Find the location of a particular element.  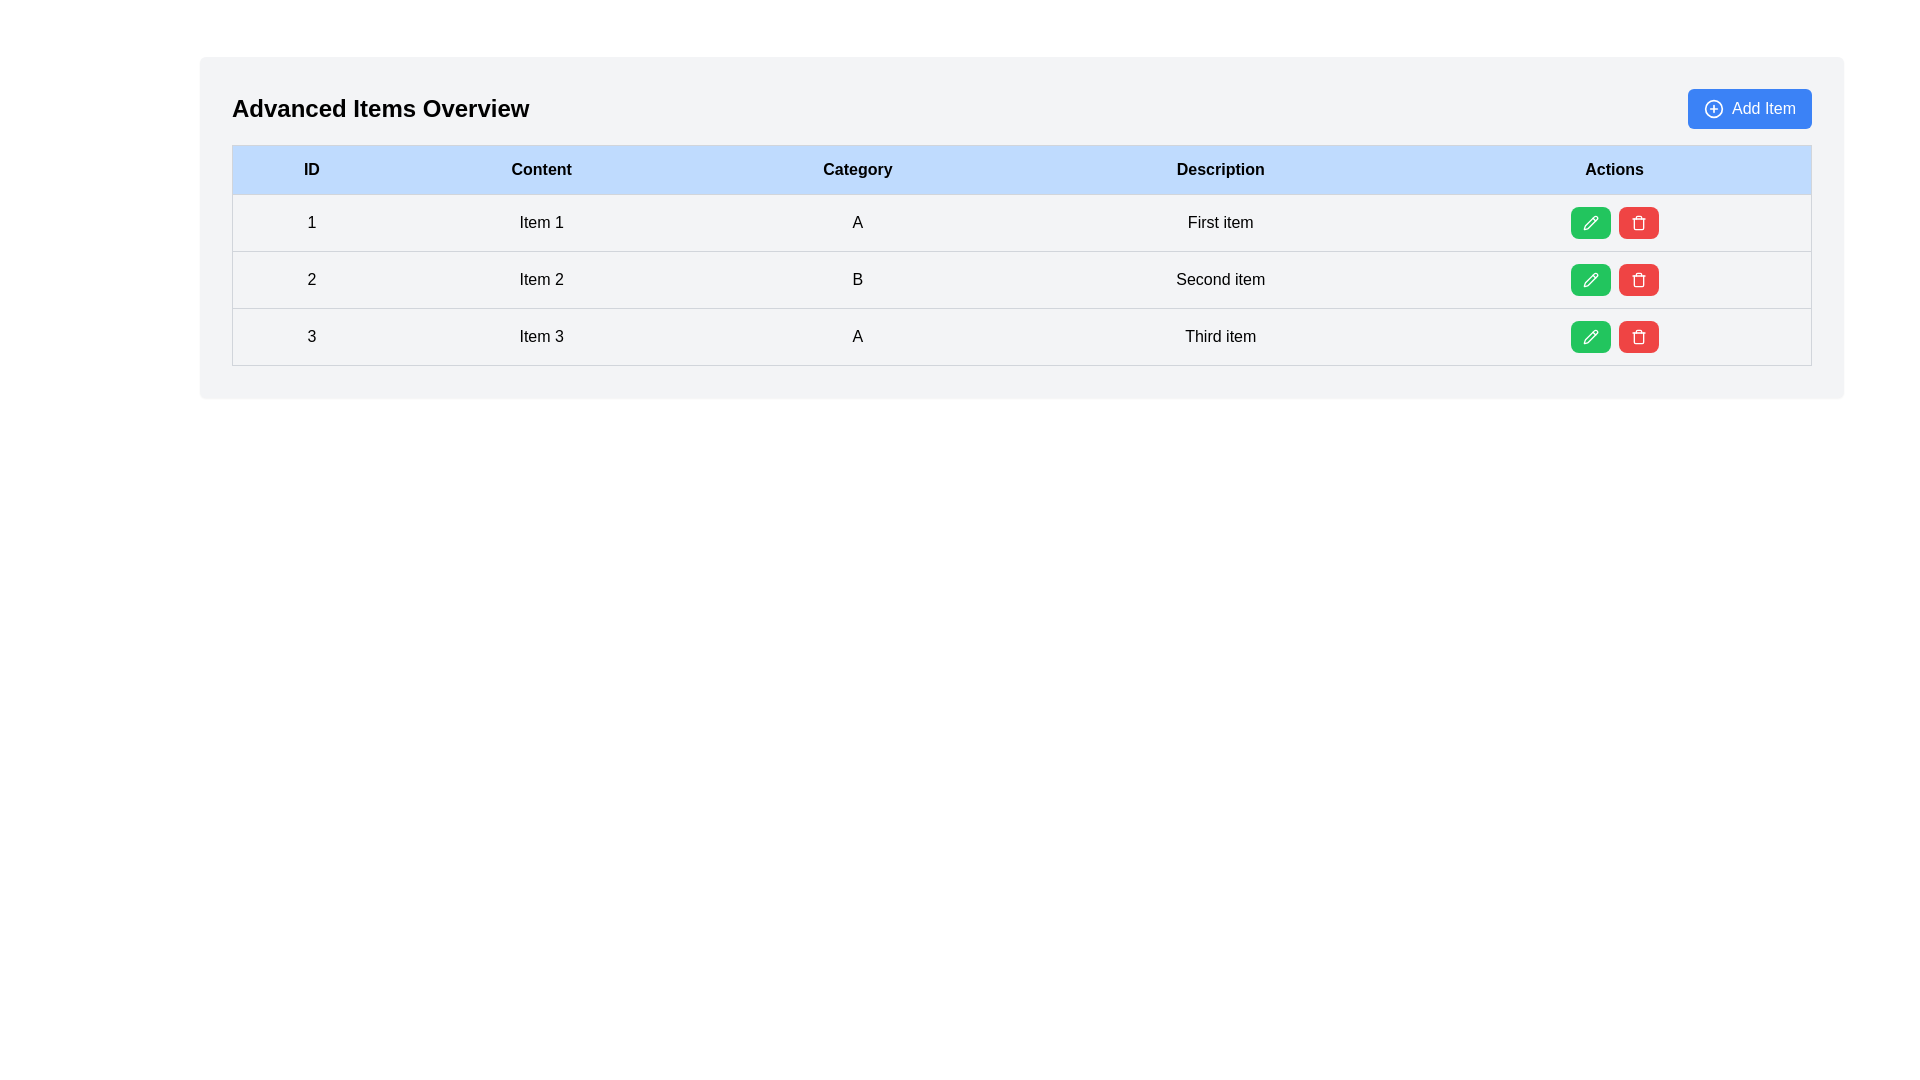

the edit button located in the first position of the action set in the second row of the table to initiate editing is located at coordinates (1588, 280).